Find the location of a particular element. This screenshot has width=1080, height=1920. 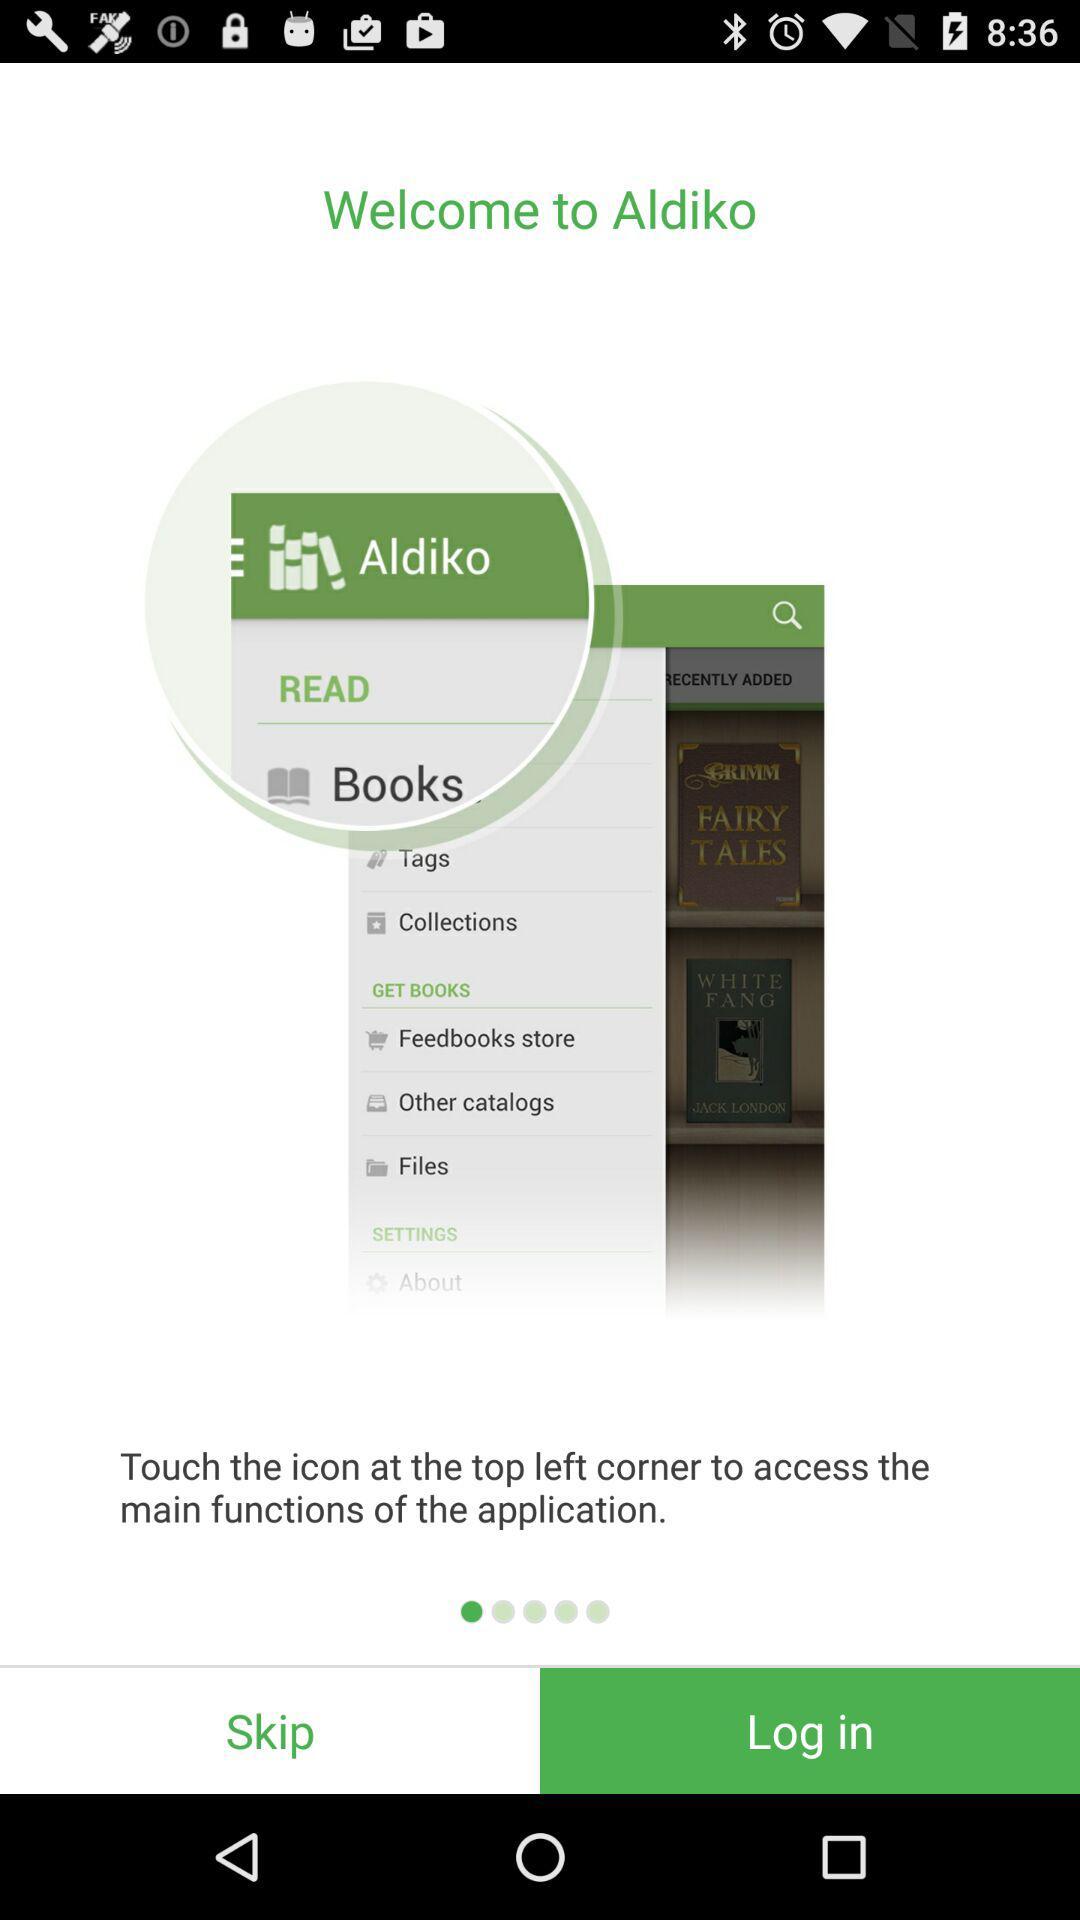

the icon next to log in item is located at coordinates (270, 1730).